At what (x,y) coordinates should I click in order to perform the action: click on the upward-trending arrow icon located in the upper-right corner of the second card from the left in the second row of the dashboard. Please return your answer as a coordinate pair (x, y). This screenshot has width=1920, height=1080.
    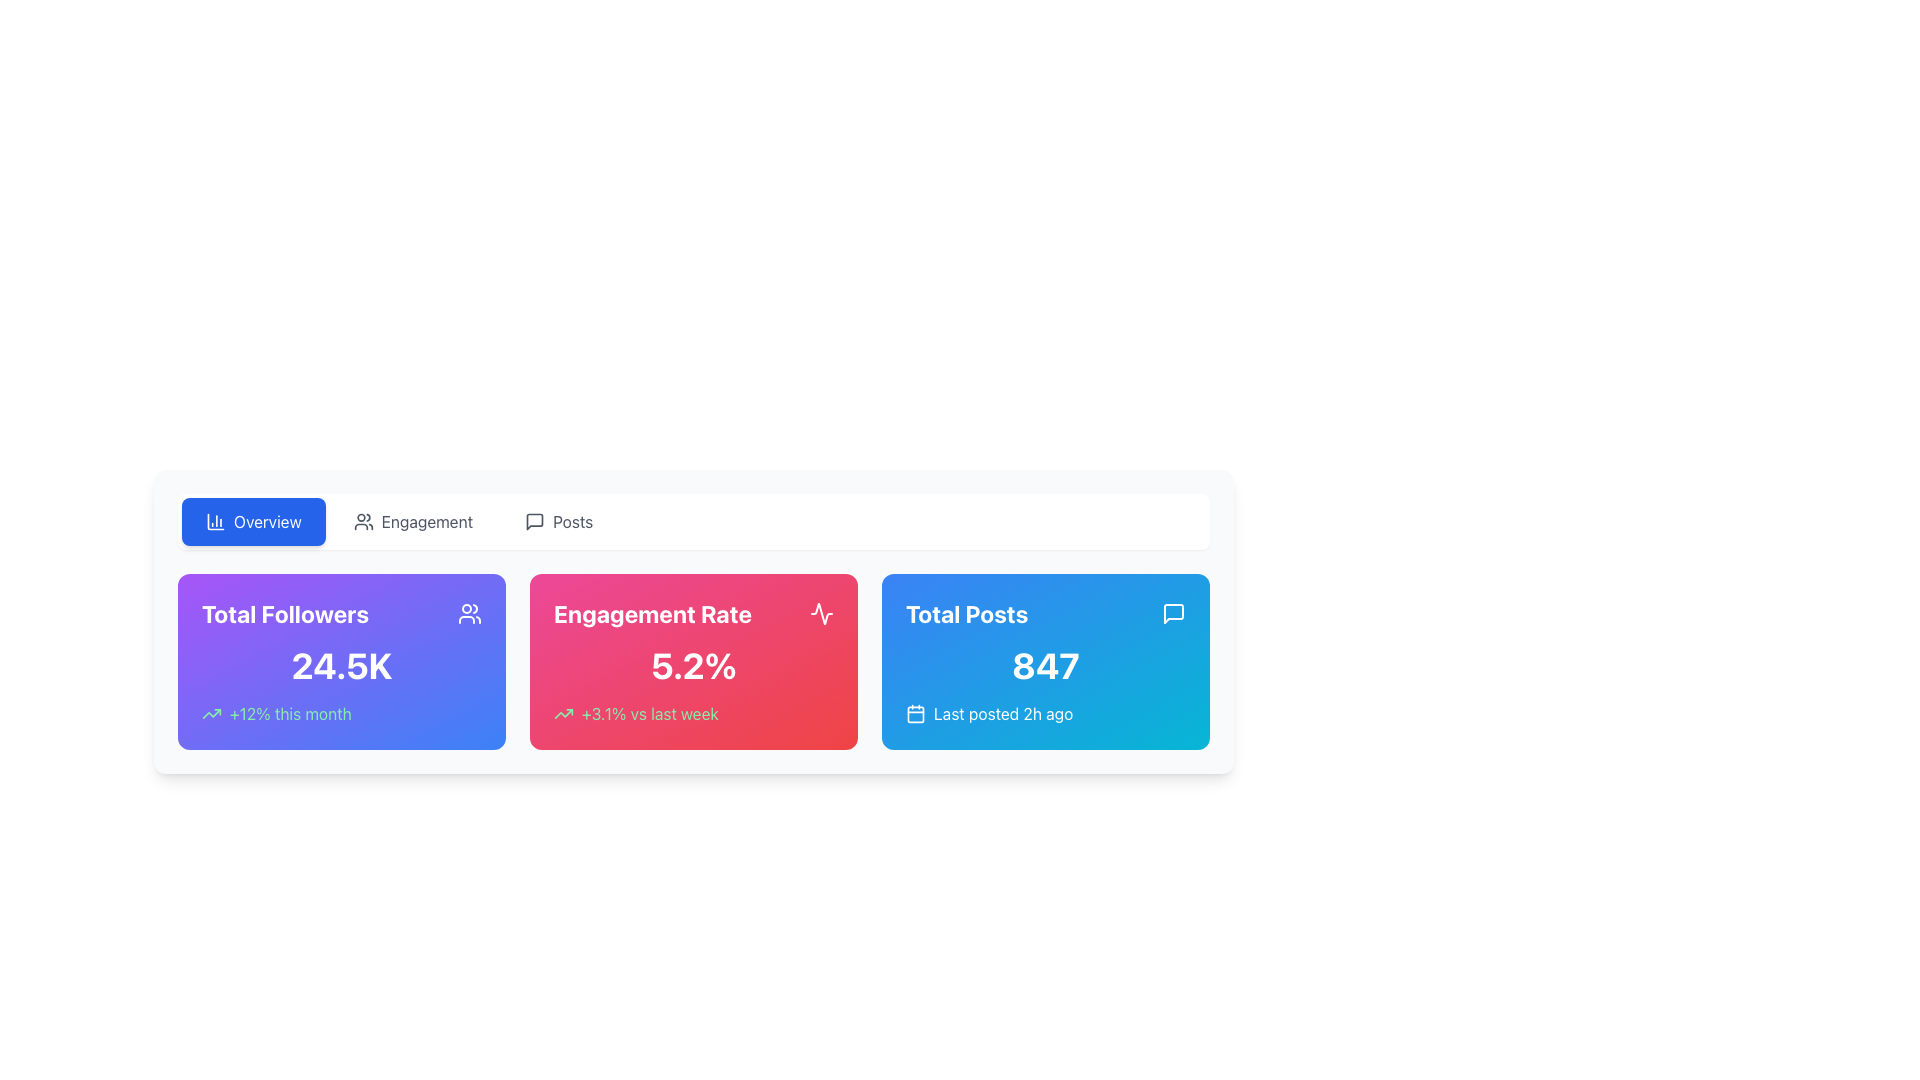
    Looking at the image, I should click on (211, 712).